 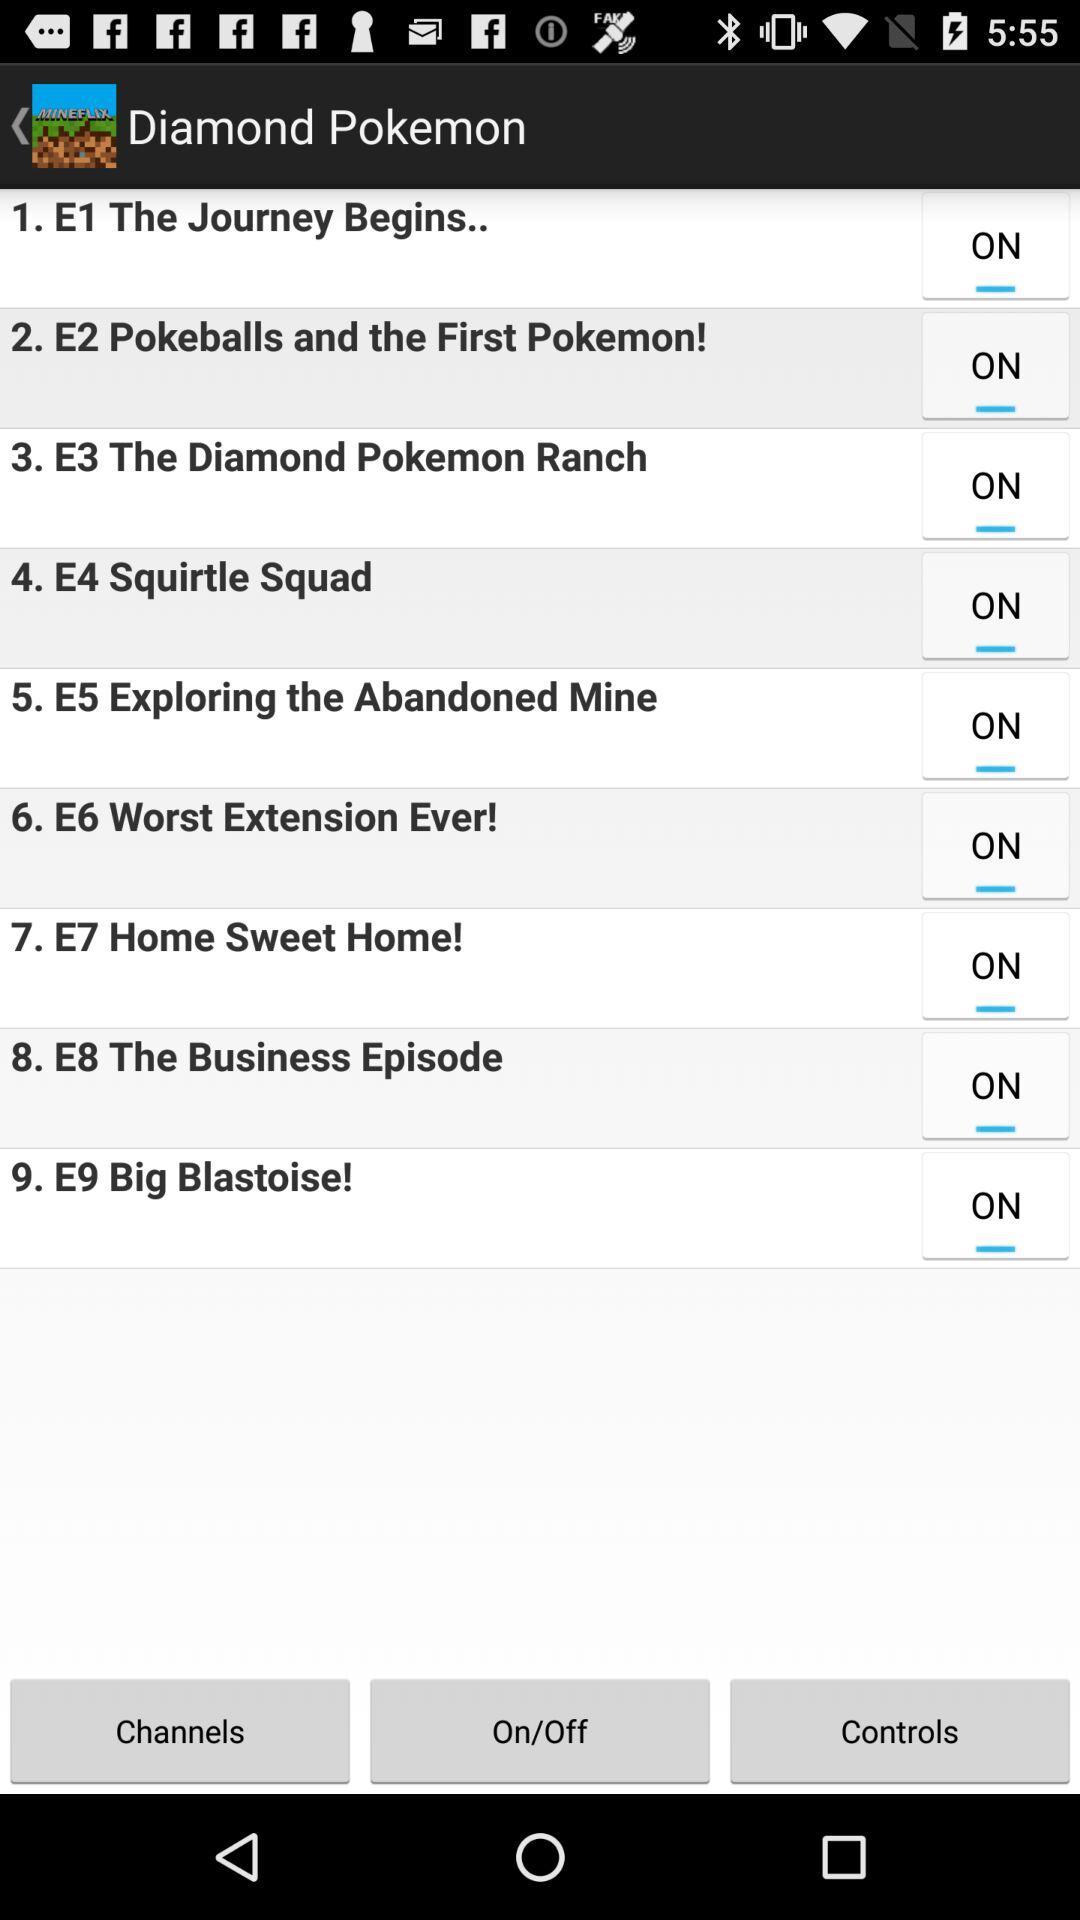 What do you see at coordinates (898, 1730) in the screenshot?
I see `the icon below on icon` at bounding box center [898, 1730].